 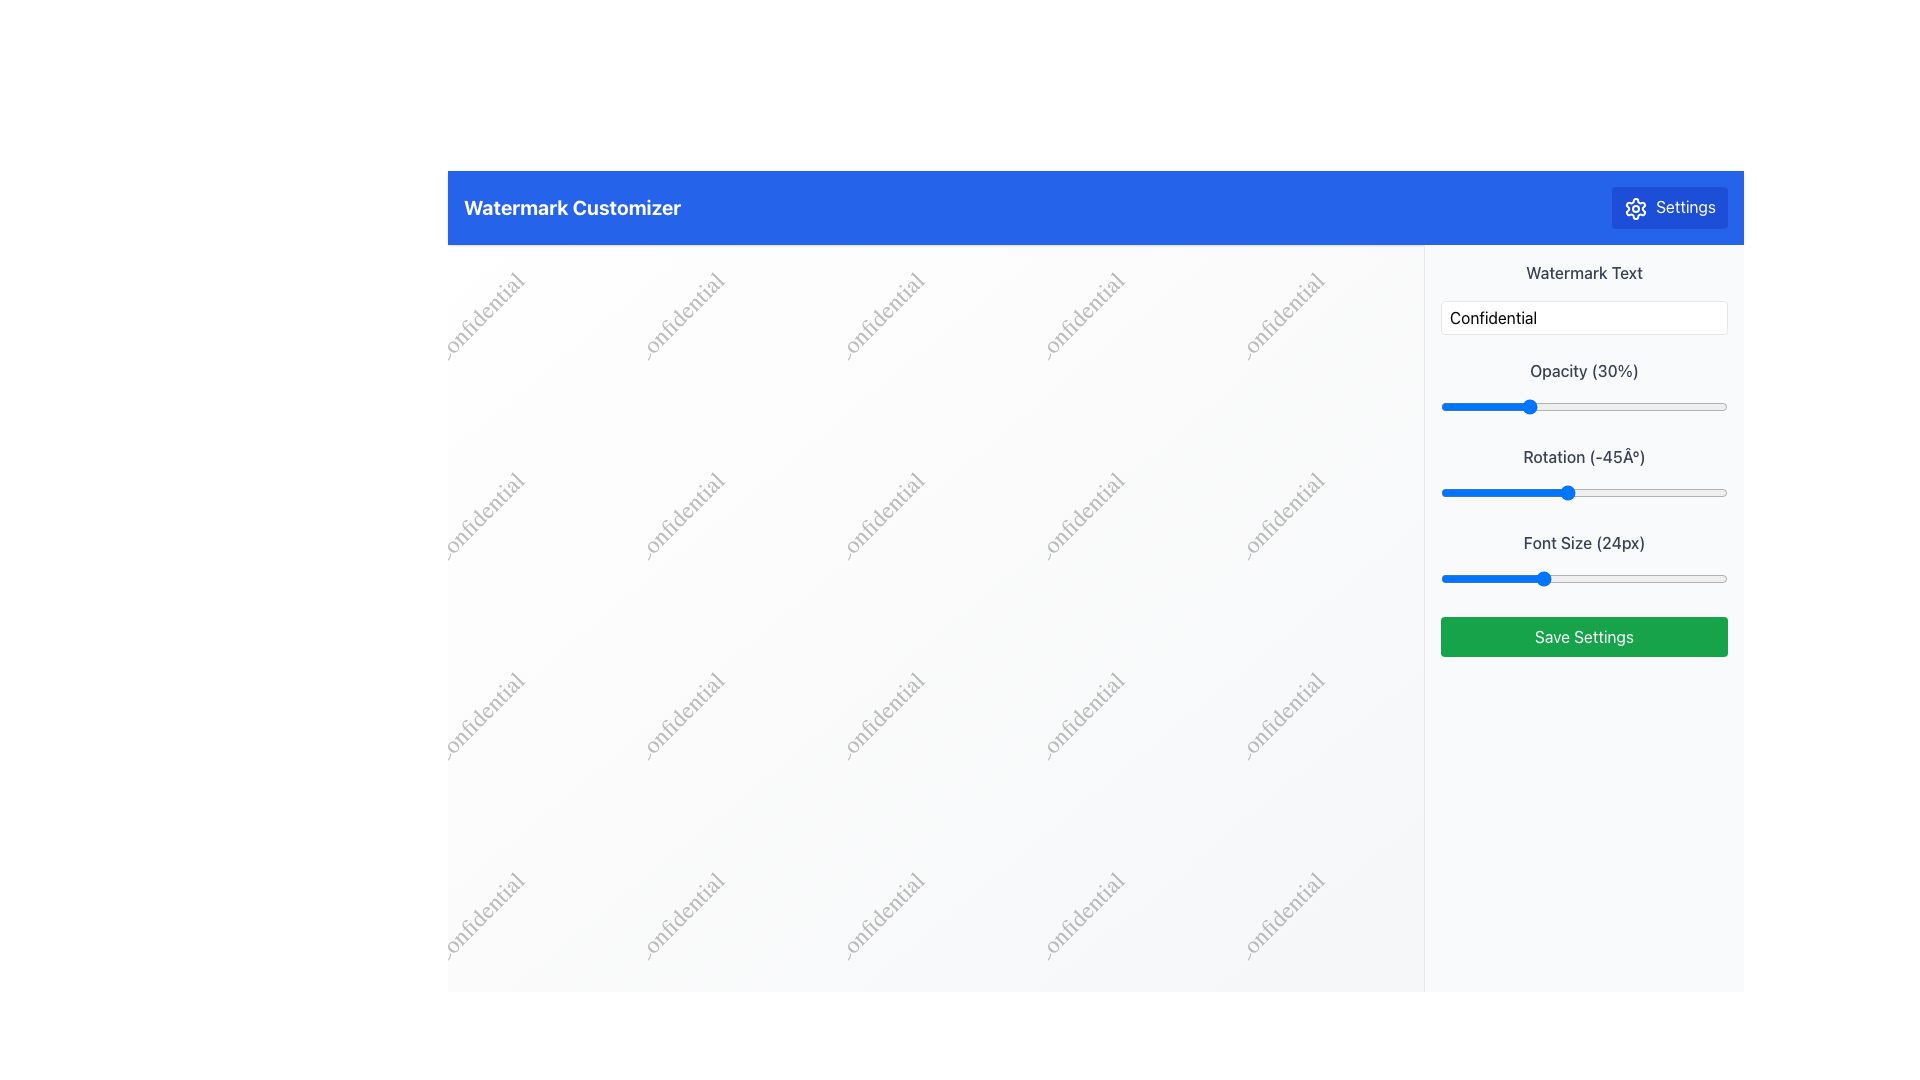 What do you see at coordinates (1469, 492) in the screenshot?
I see `rotation` at bounding box center [1469, 492].